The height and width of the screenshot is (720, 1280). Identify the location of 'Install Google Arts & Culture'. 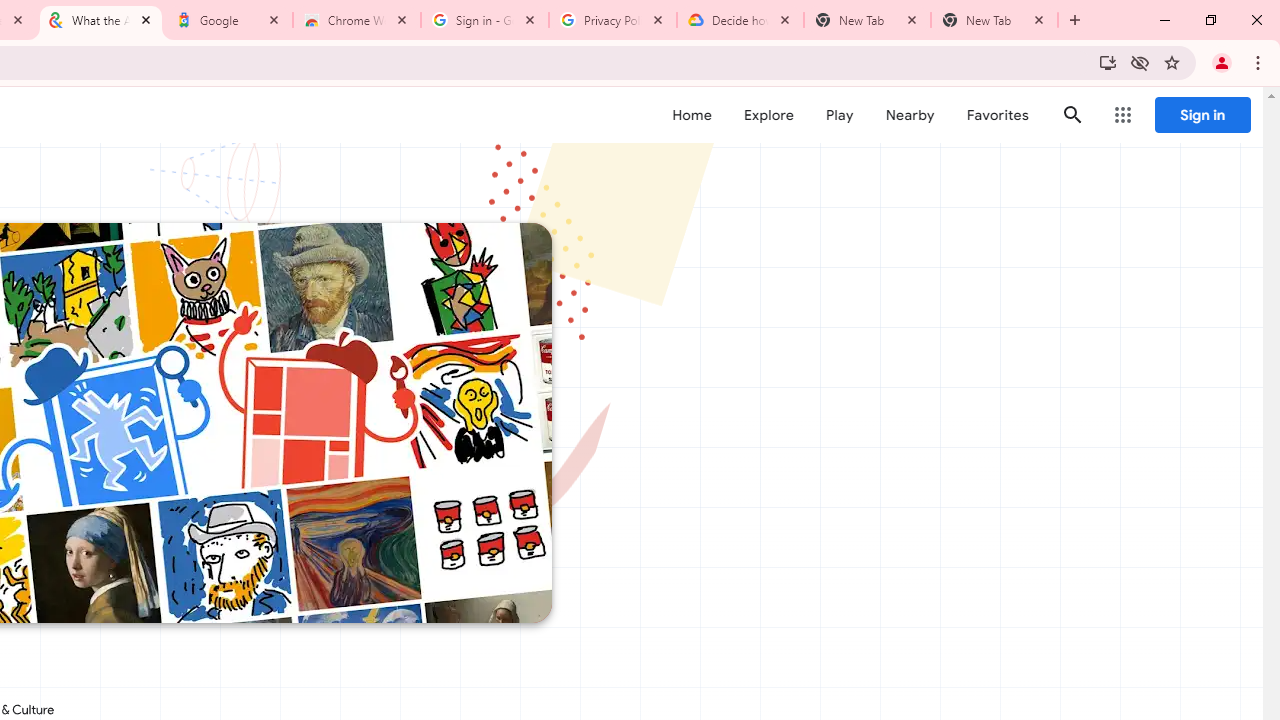
(1106, 61).